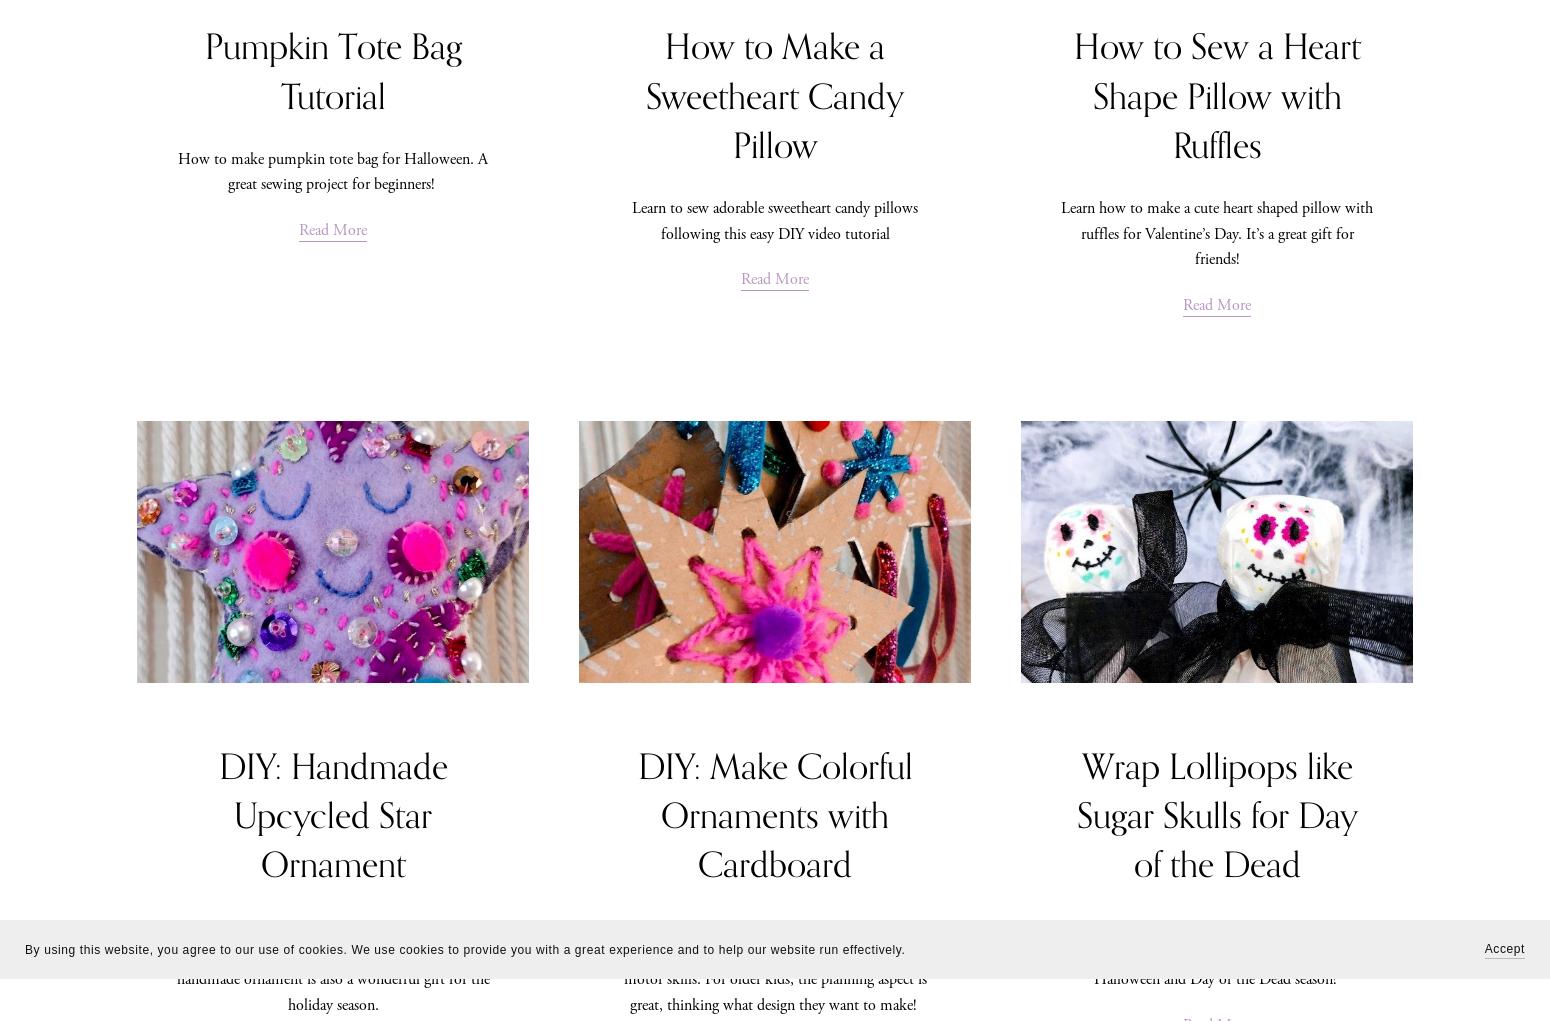 The image size is (1550, 1021). What do you see at coordinates (465, 948) in the screenshot?
I see `'By using this website, you agree to our use of cookies. We use cookies to provide you with a great experience and to help our website run effectively.'` at bounding box center [465, 948].